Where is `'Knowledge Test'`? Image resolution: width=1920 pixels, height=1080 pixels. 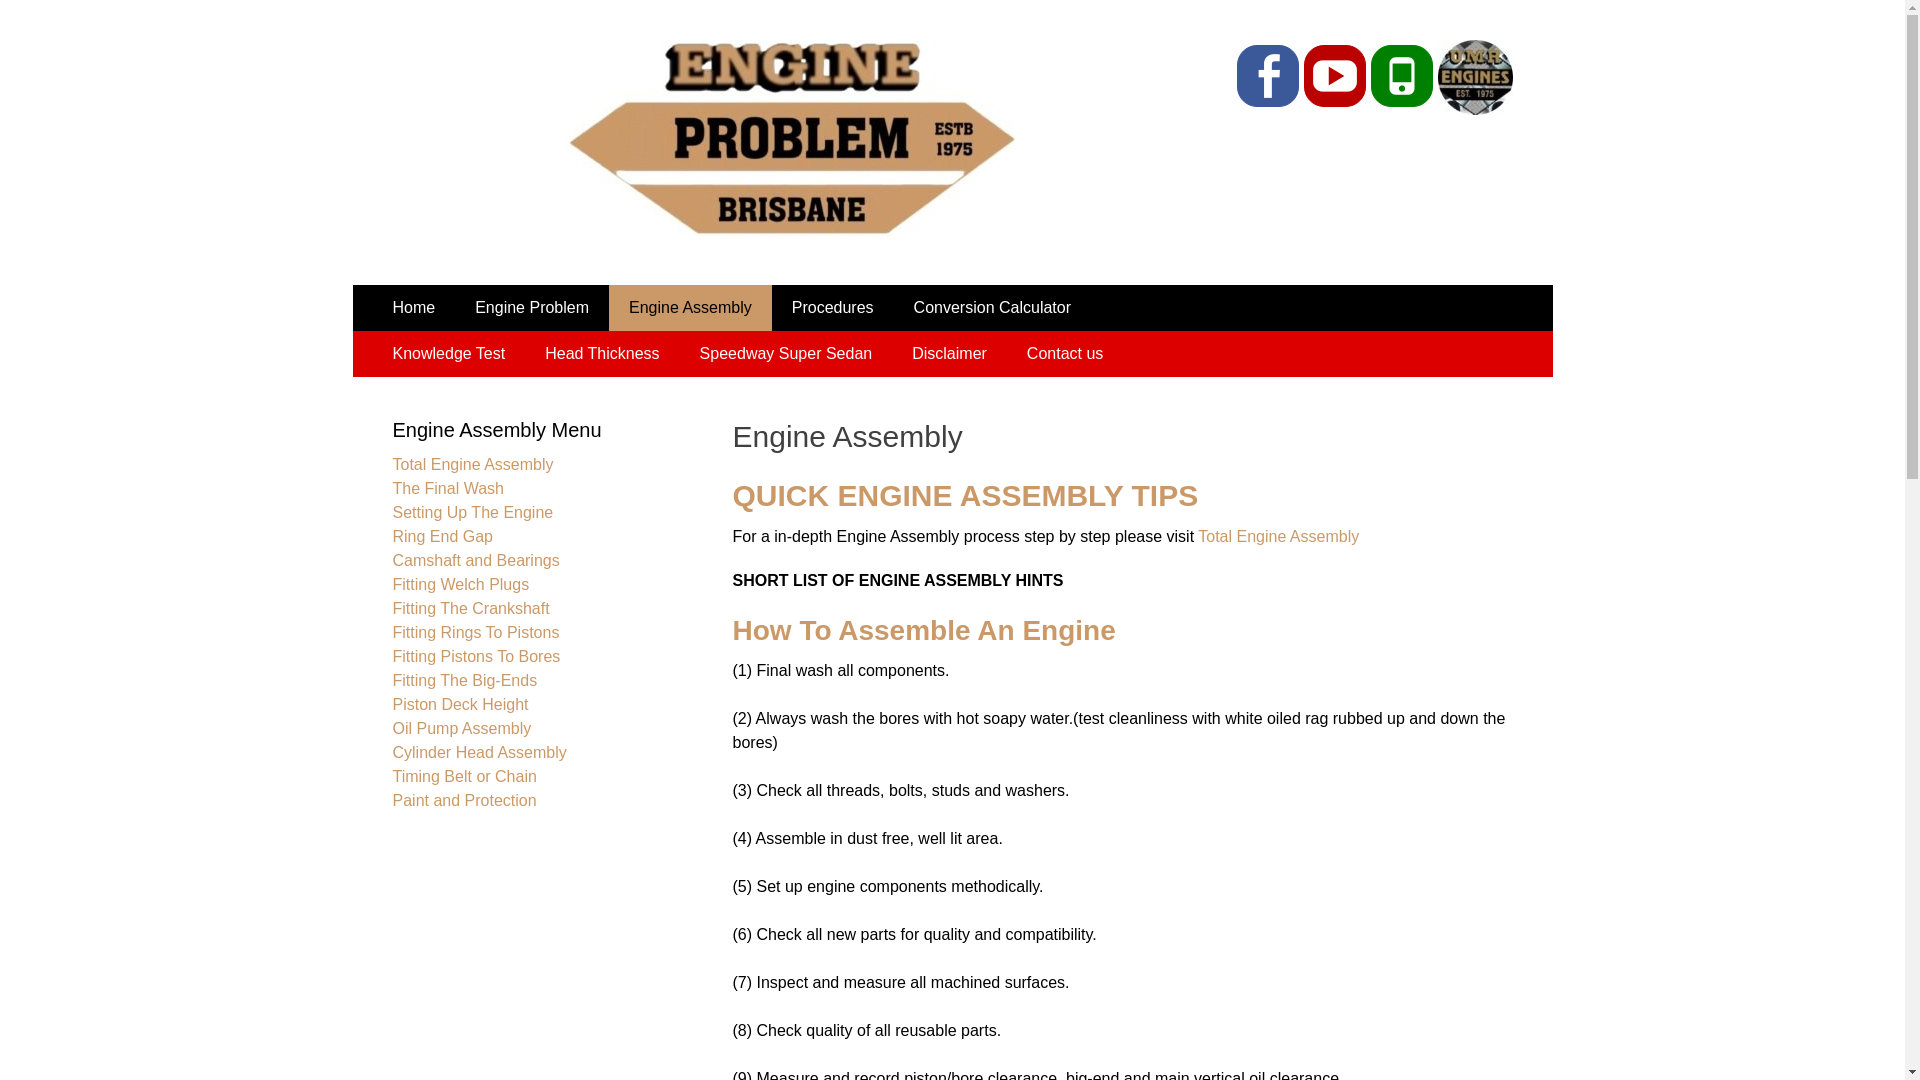
'Knowledge Test' is located at coordinates (372, 353).